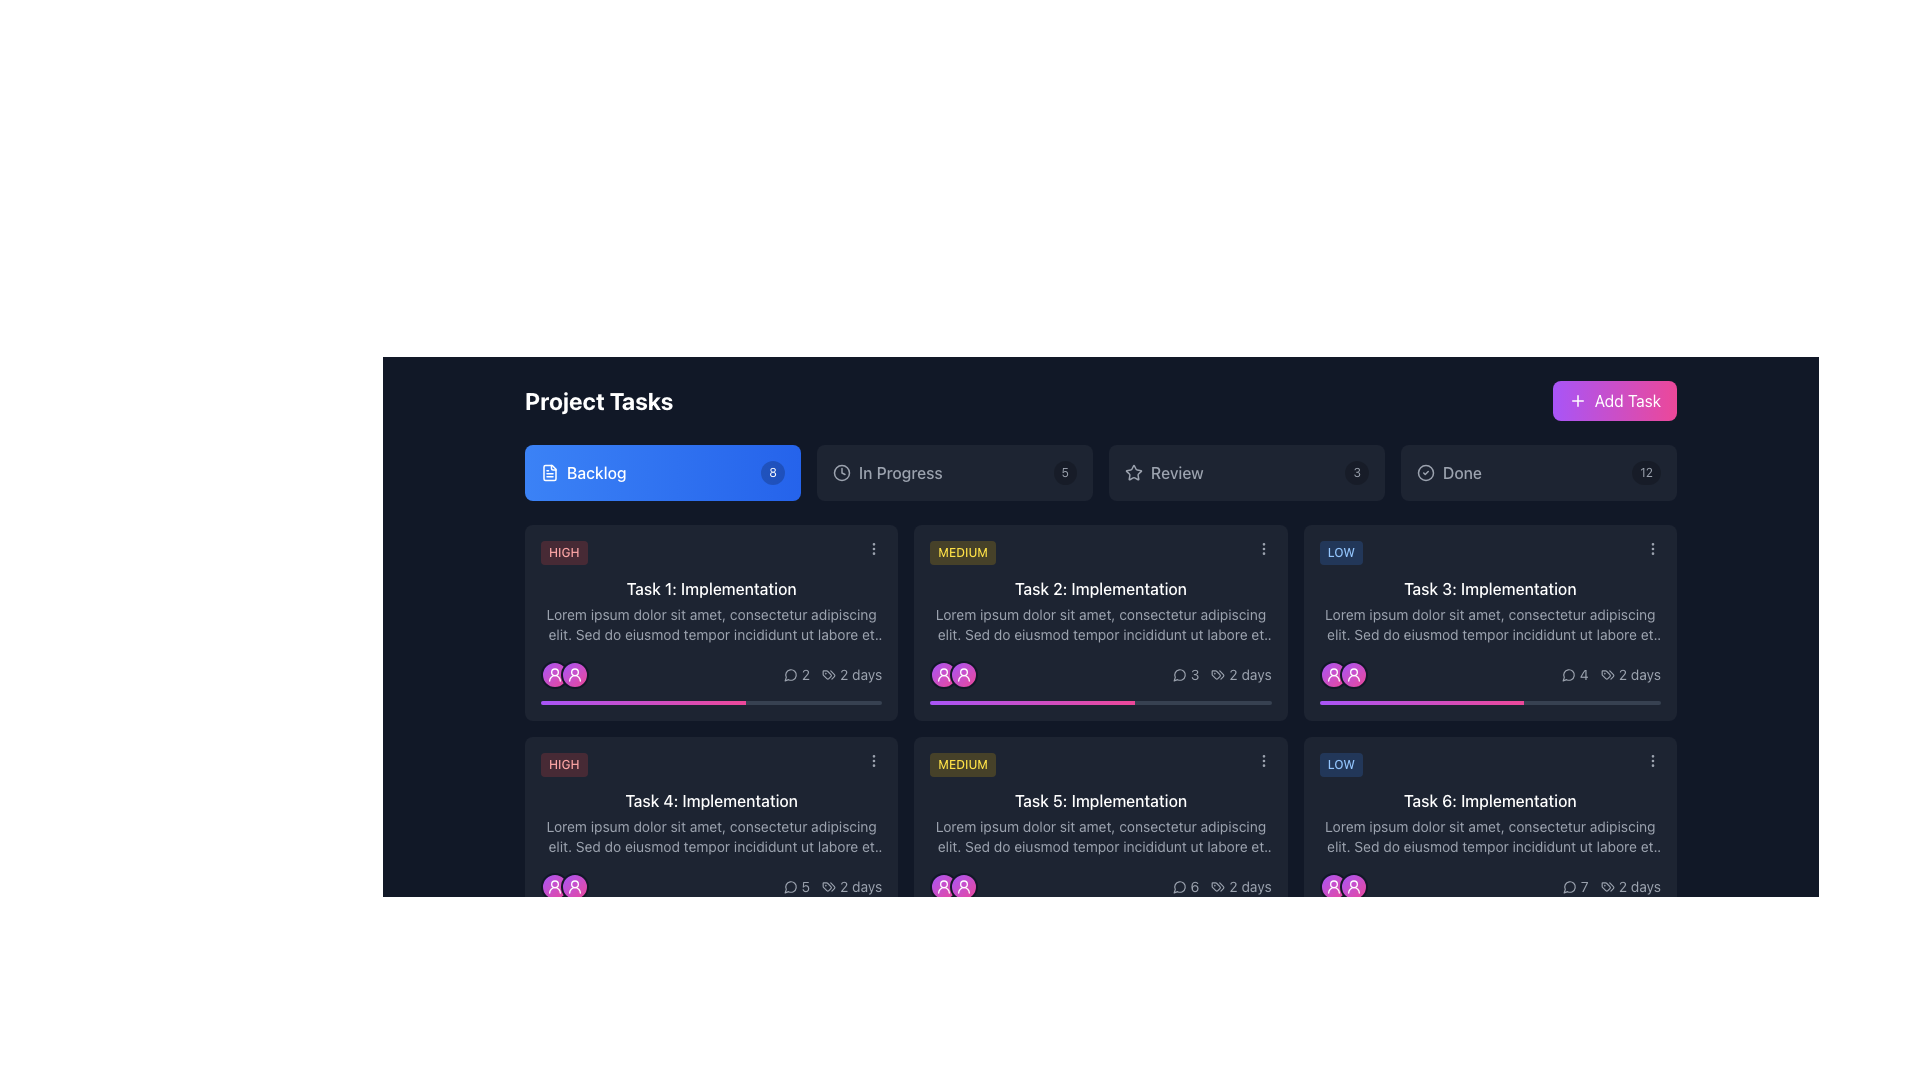  What do you see at coordinates (1249, 886) in the screenshot?
I see `text content of the label indicating the remaining or elapsed time associated with 'Task 5: Implementation', positioned at the bottom-right corner of the task card` at bounding box center [1249, 886].